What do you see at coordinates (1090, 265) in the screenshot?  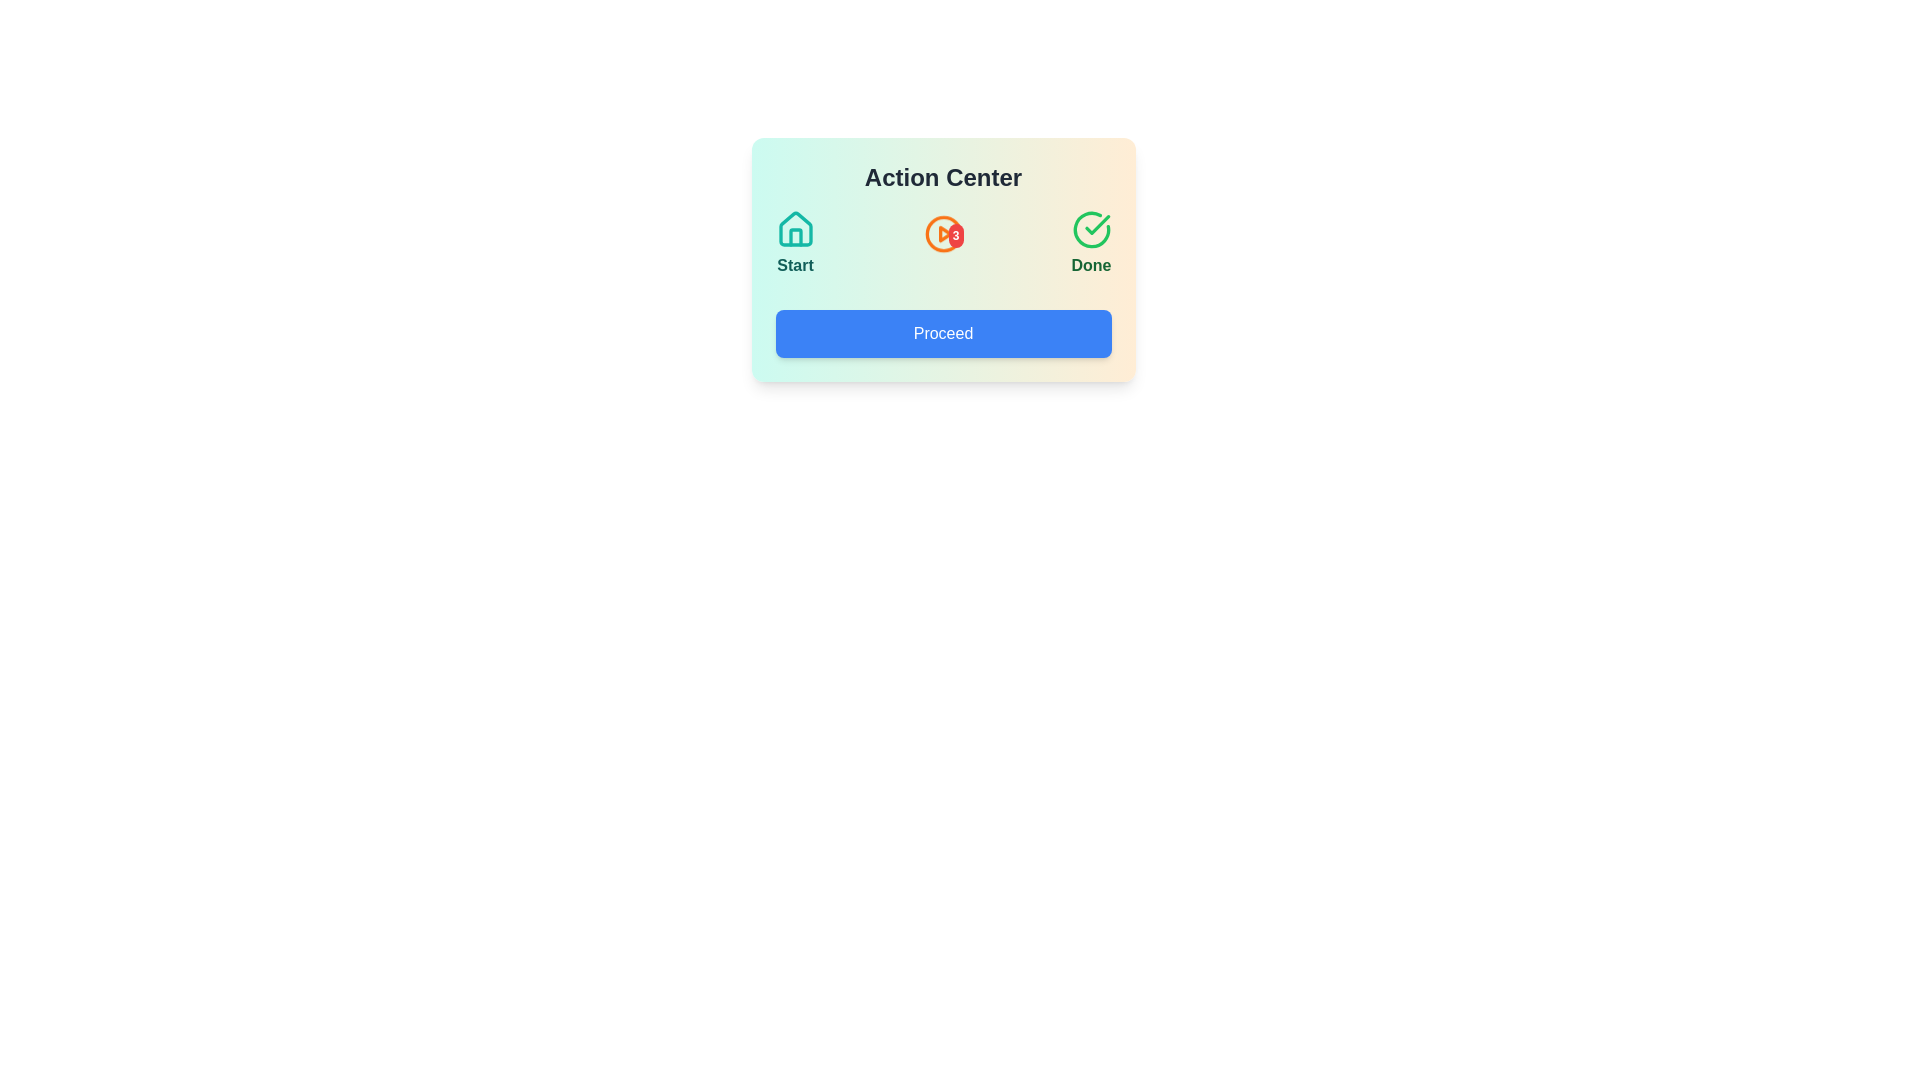 I see `the green, bold text label that displays 'Done', which is located in the top-right quadrant of the interface, beneath a green checkmark icon` at bounding box center [1090, 265].